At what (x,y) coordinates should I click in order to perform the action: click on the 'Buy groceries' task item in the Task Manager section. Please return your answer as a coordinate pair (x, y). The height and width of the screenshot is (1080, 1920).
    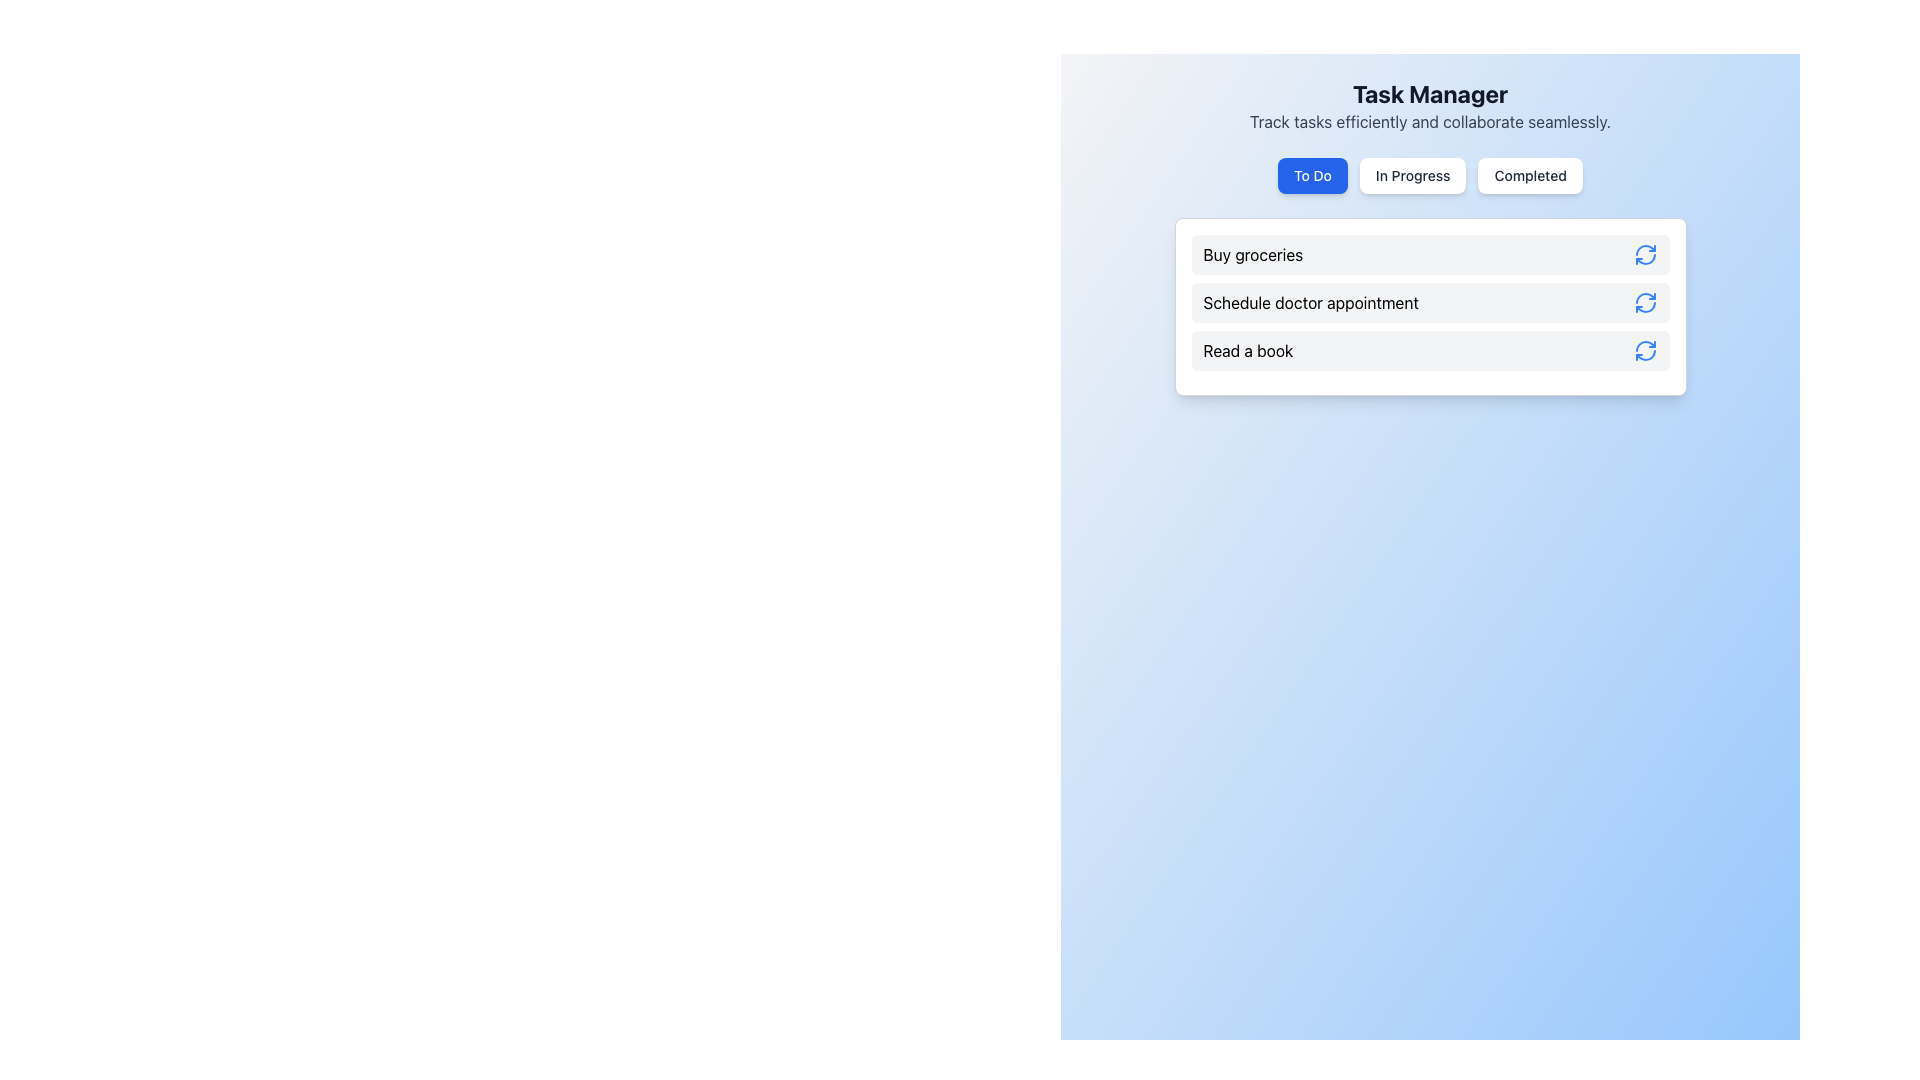
    Looking at the image, I should click on (1429, 253).